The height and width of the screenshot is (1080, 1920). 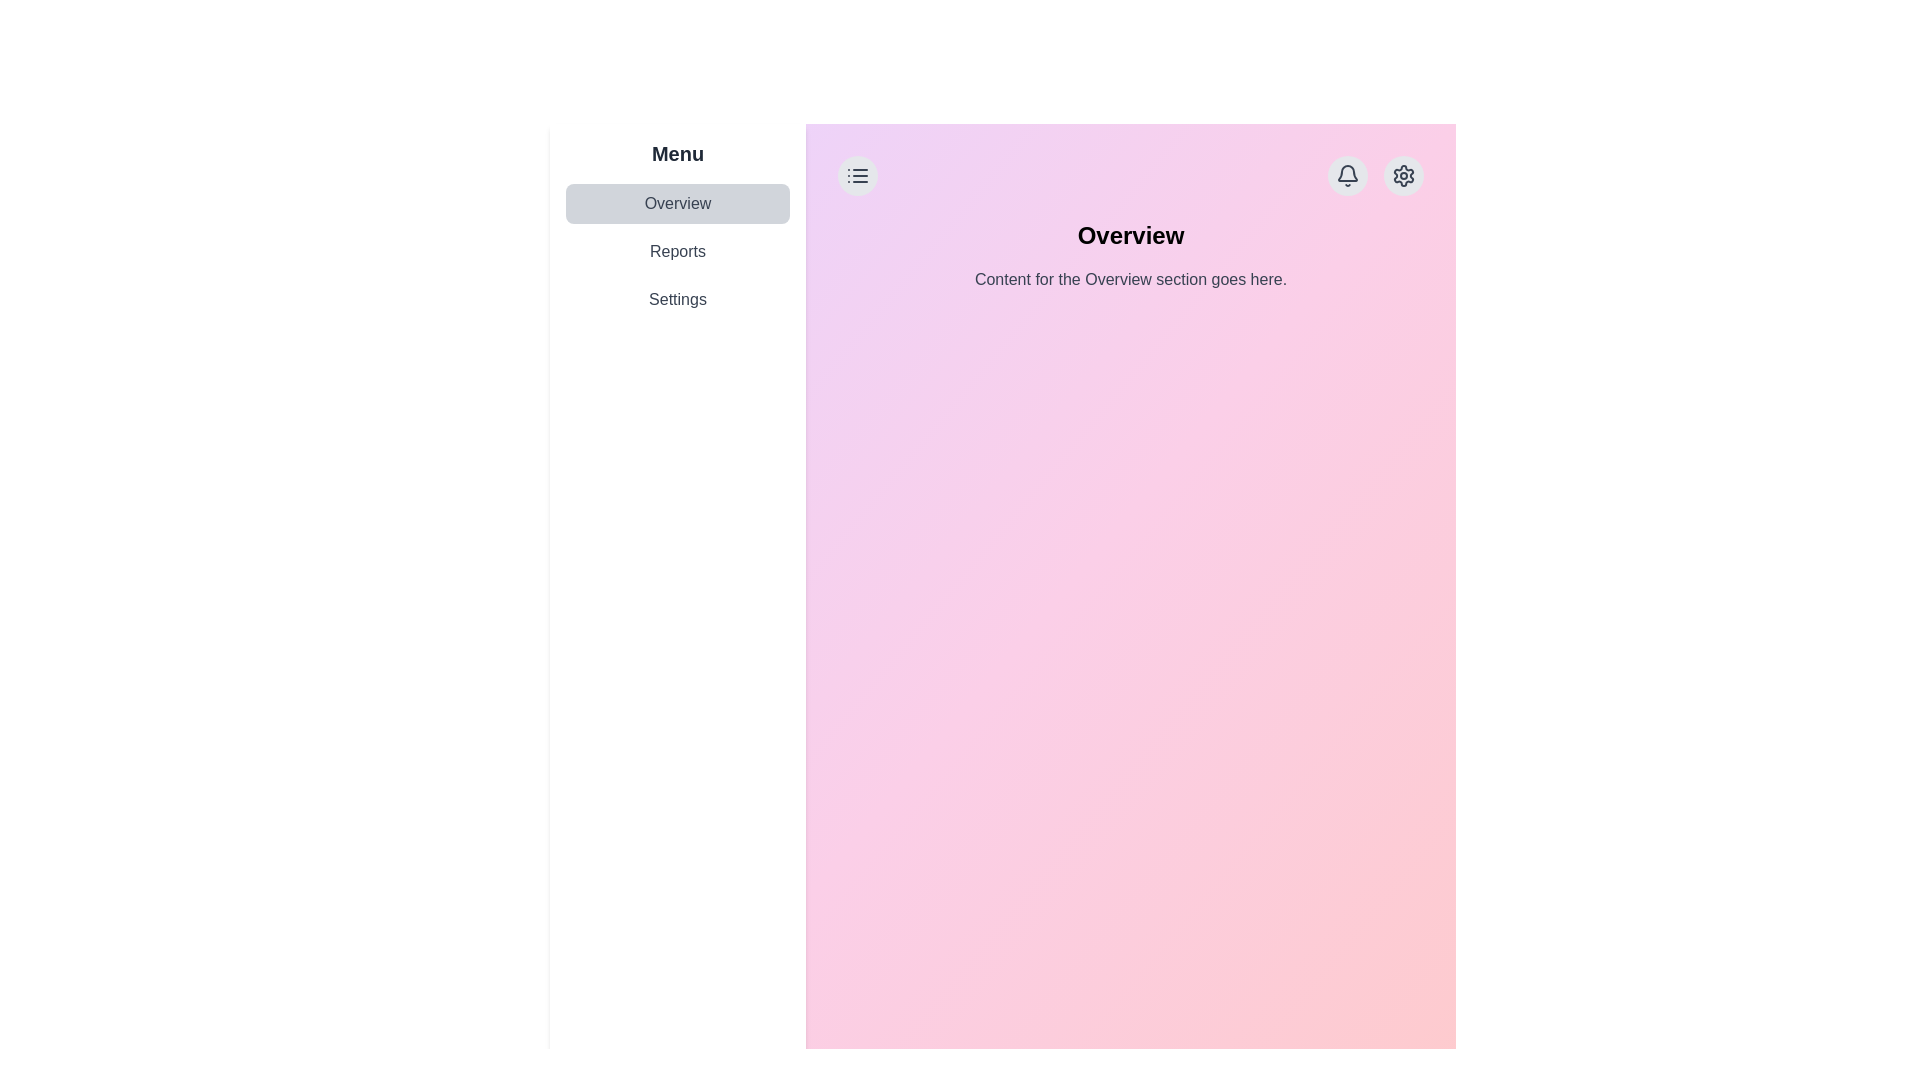 What do you see at coordinates (1131, 234) in the screenshot?
I see `text 'Overview' displayed prominently in bold font at the upper middle section of the content area, above the smaller text block` at bounding box center [1131, 234].